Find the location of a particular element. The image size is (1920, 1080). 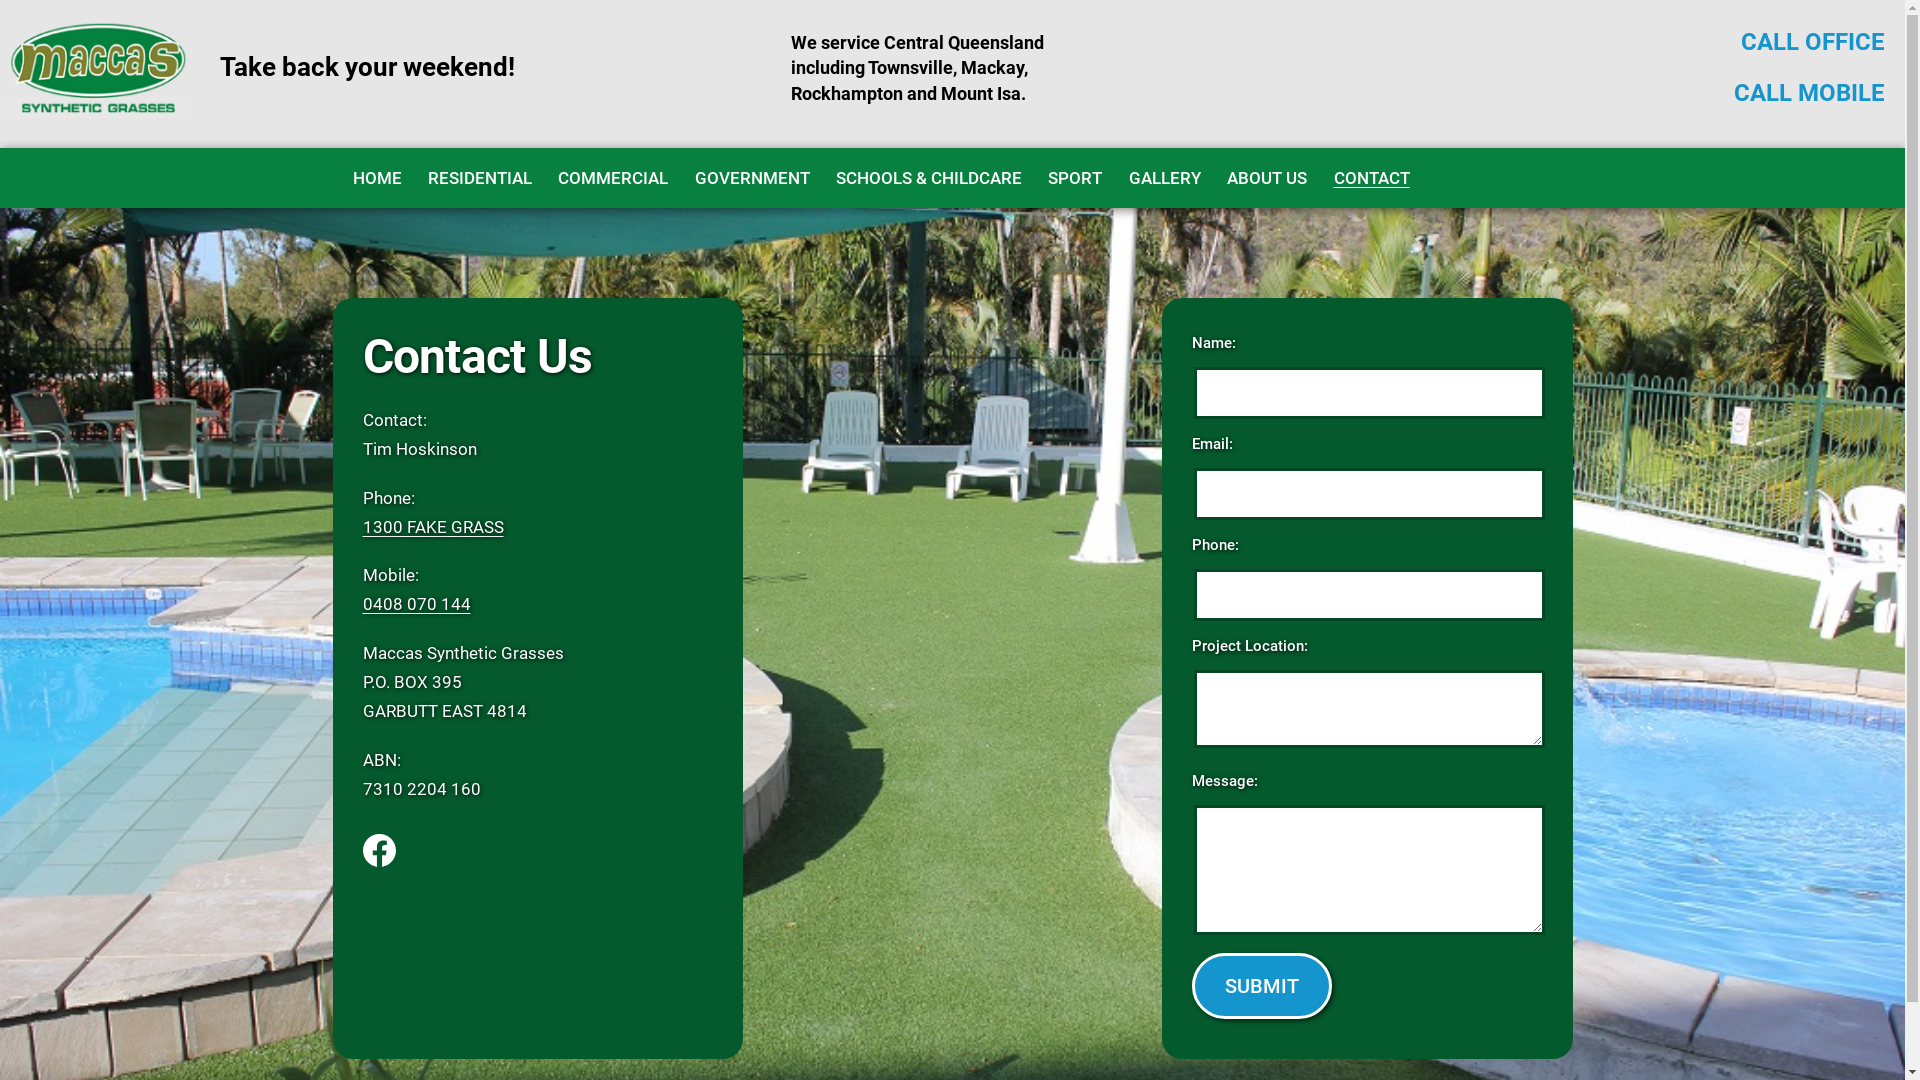

'ABOUT US' is located at coordinates (1213, 176).